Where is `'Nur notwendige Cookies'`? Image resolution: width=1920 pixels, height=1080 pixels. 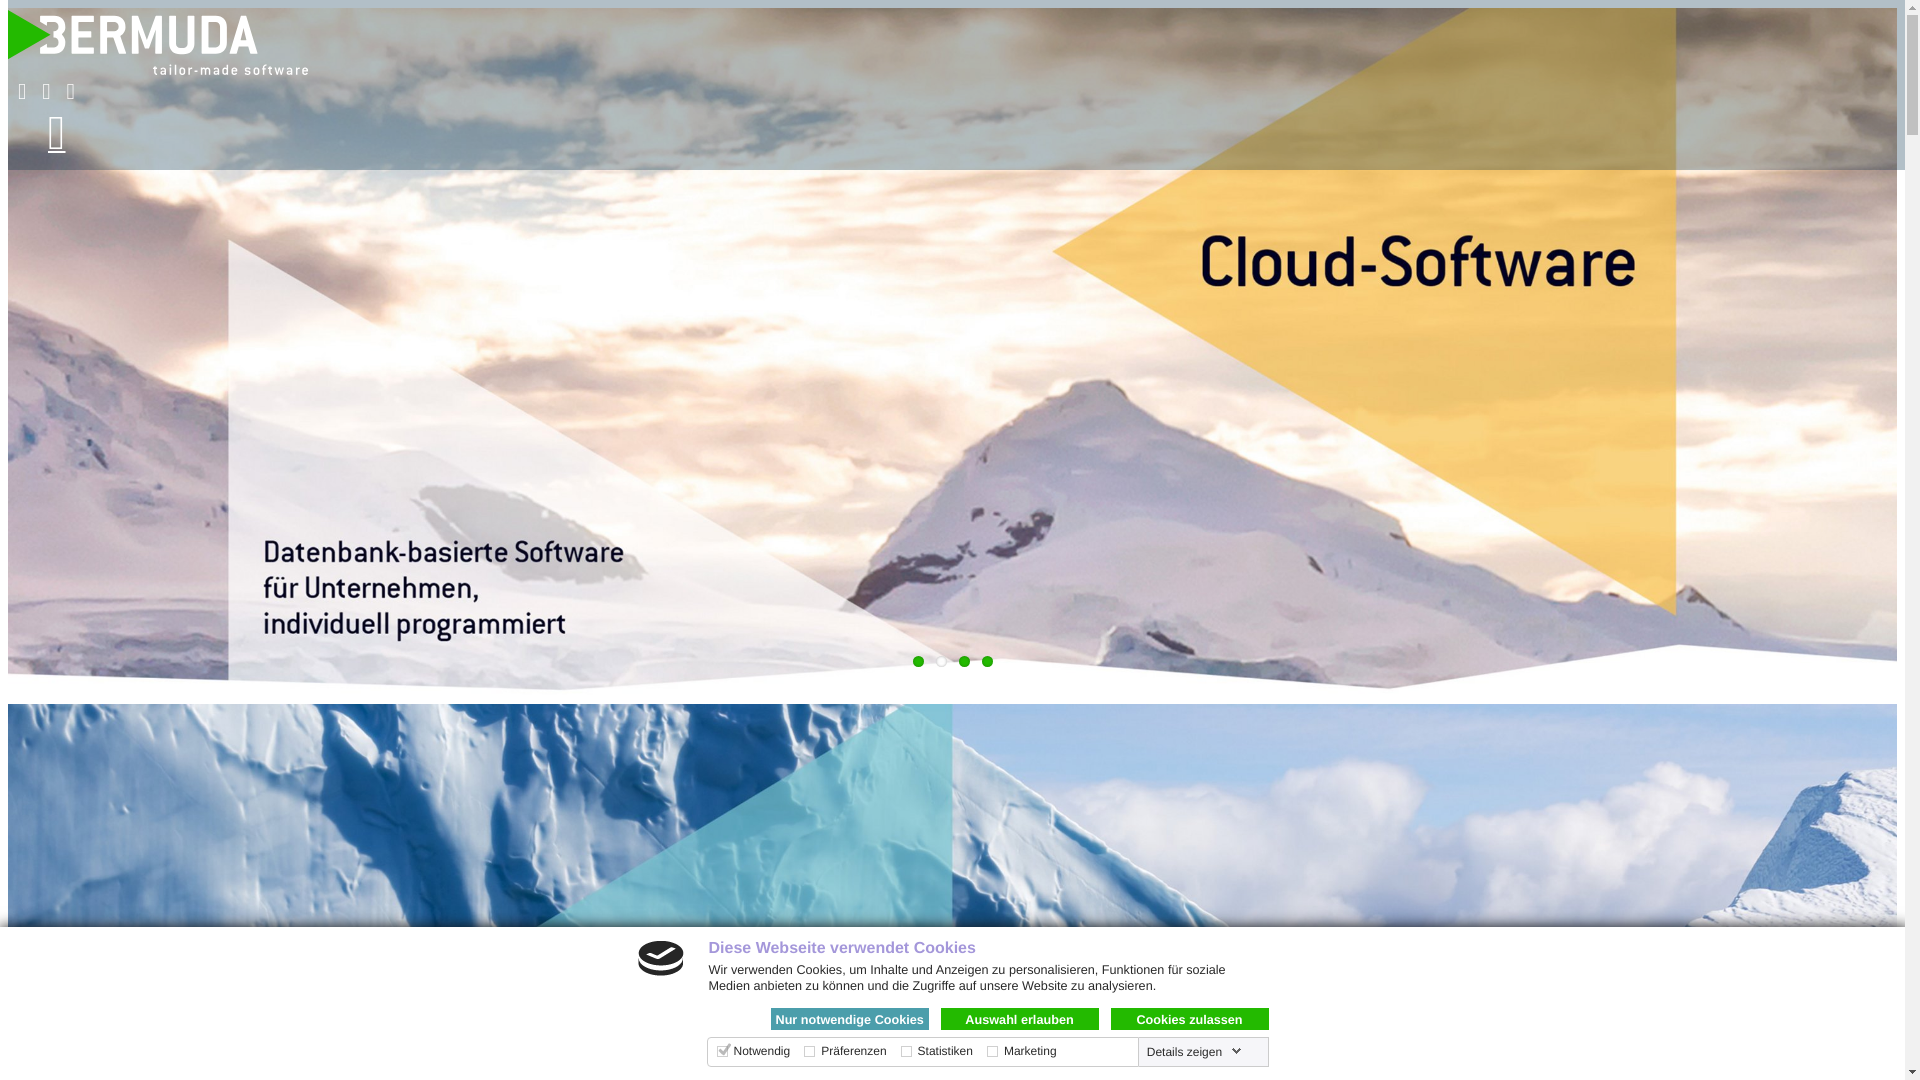
'Nur notwendige Cookies' is located at coordinates (849, 1018).